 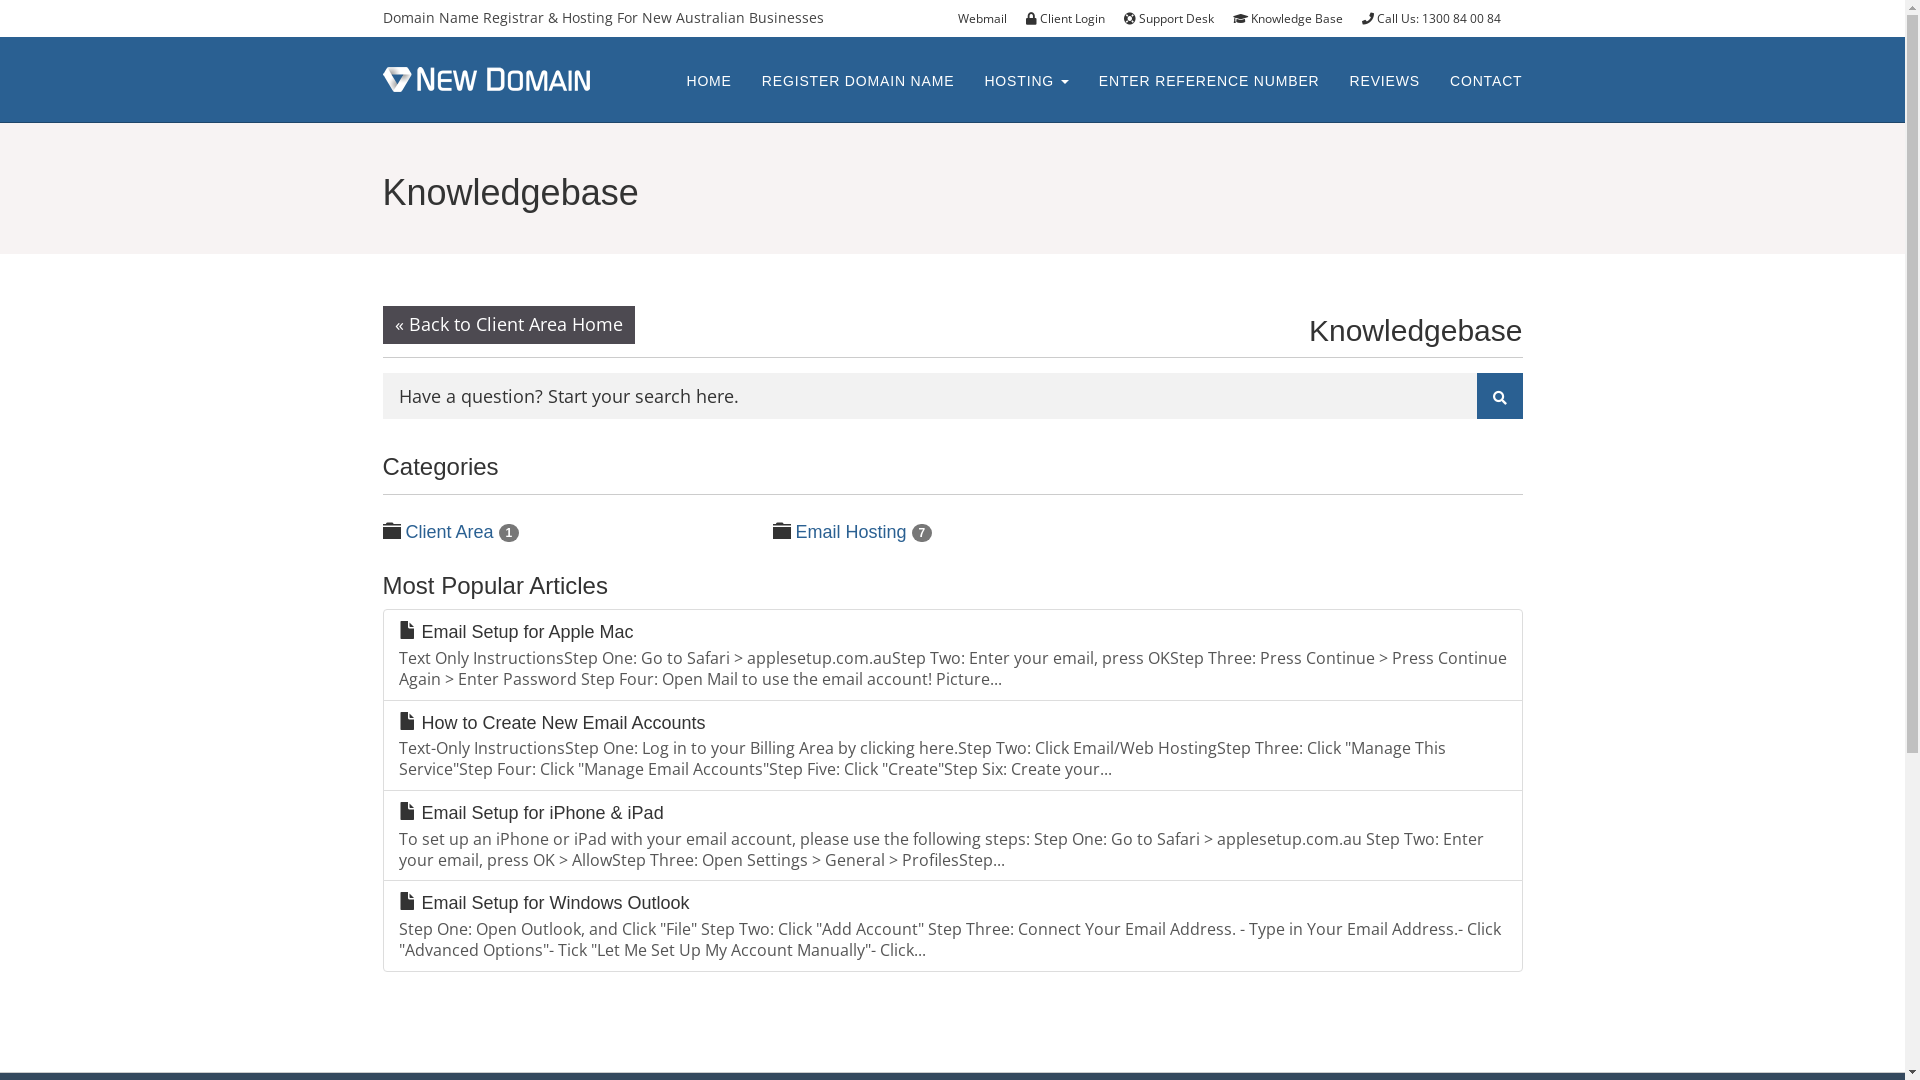 What do you see at coordinates (1334, 80) in the screenshot?
I see `'REVIEWS'` at bounding box center [1334, 80].